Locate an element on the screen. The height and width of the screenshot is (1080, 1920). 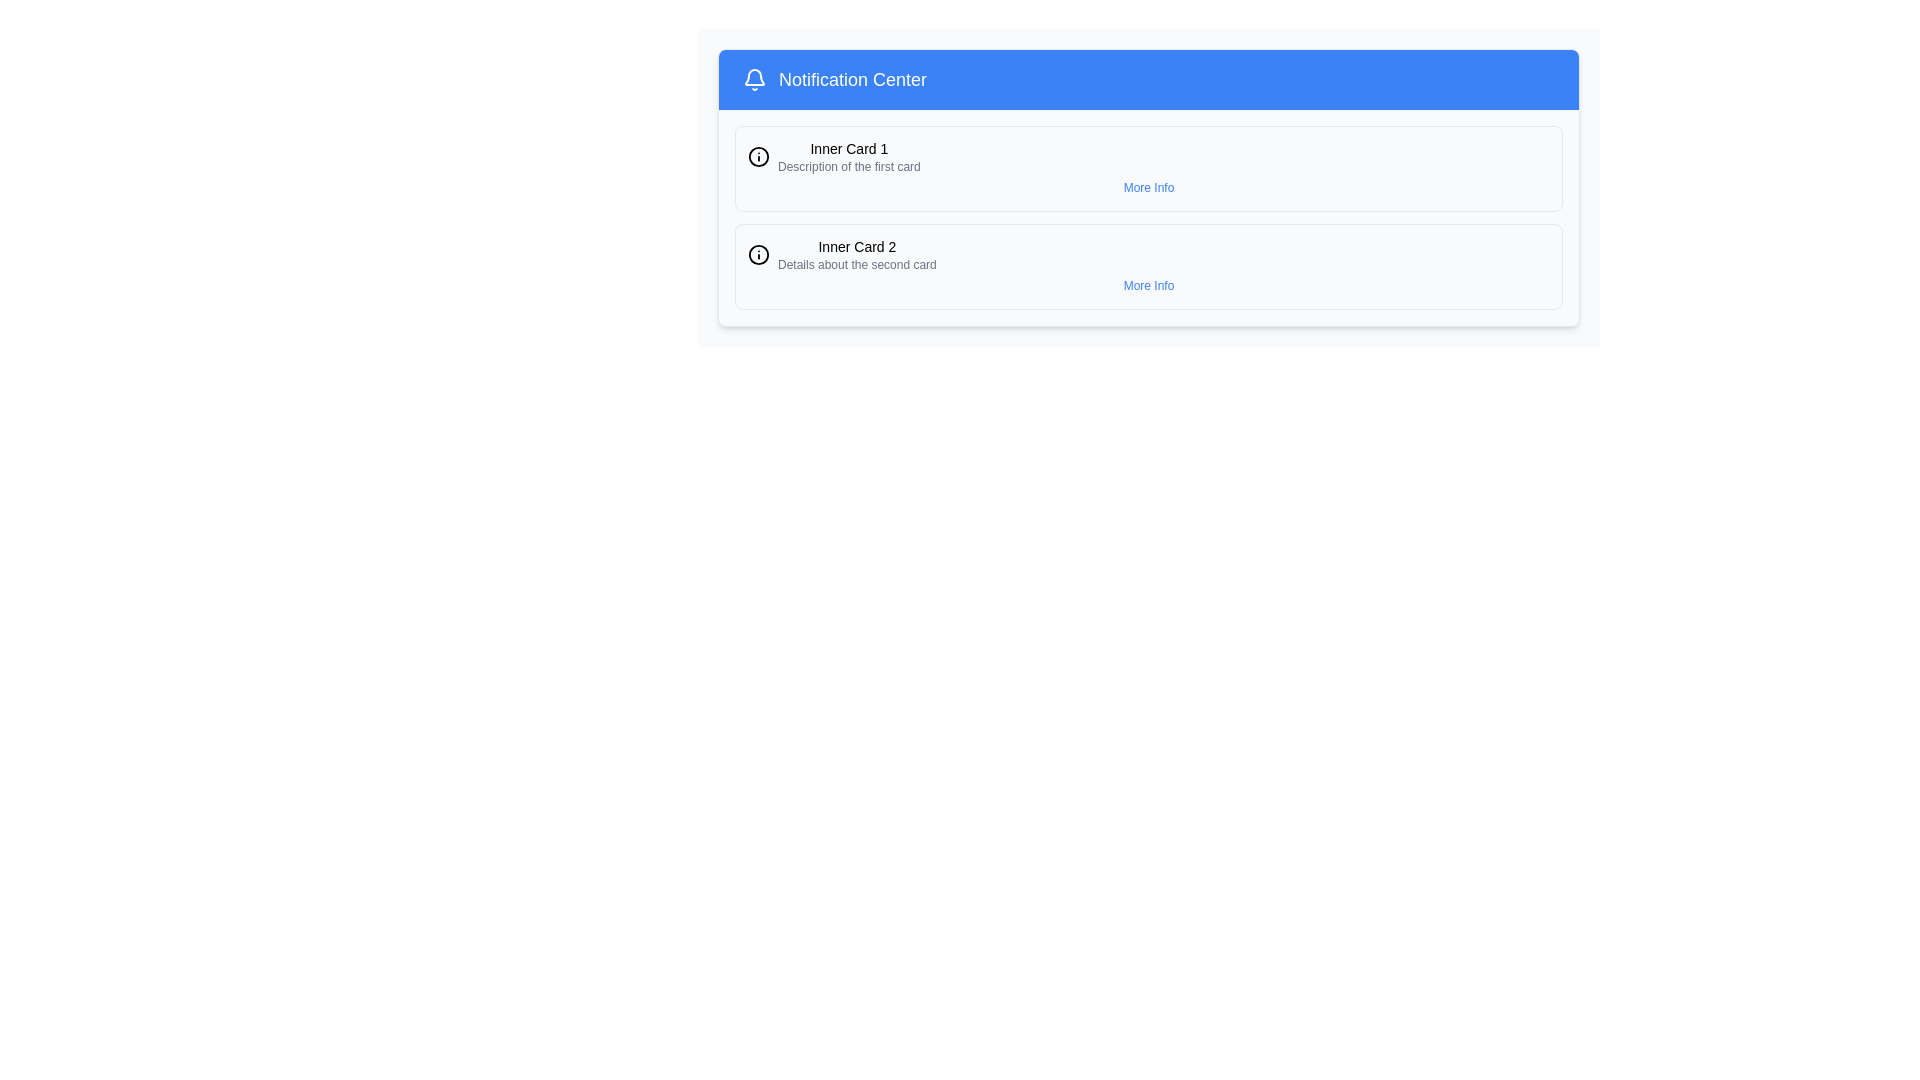
the text block titled 'Inner Card 2' which contains the subtitle 'Details about the second card', located in the second section of the notification list is located at coordinates (857, 253).